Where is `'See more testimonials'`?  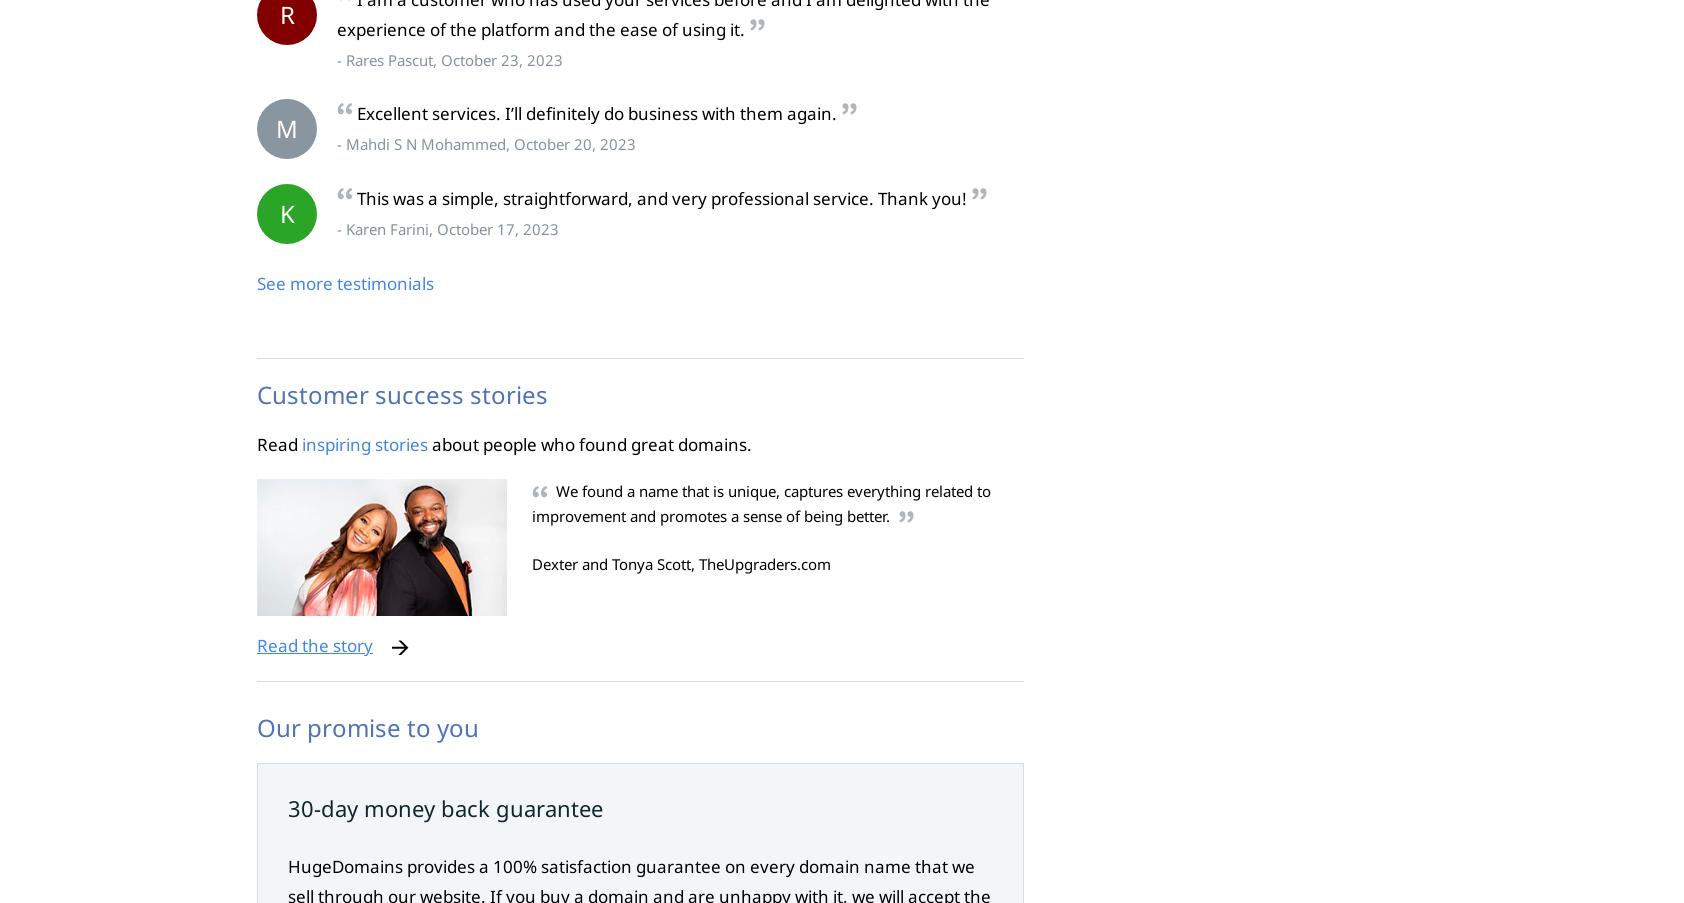 'See more testimonials' is located at coordinates (345, 282).